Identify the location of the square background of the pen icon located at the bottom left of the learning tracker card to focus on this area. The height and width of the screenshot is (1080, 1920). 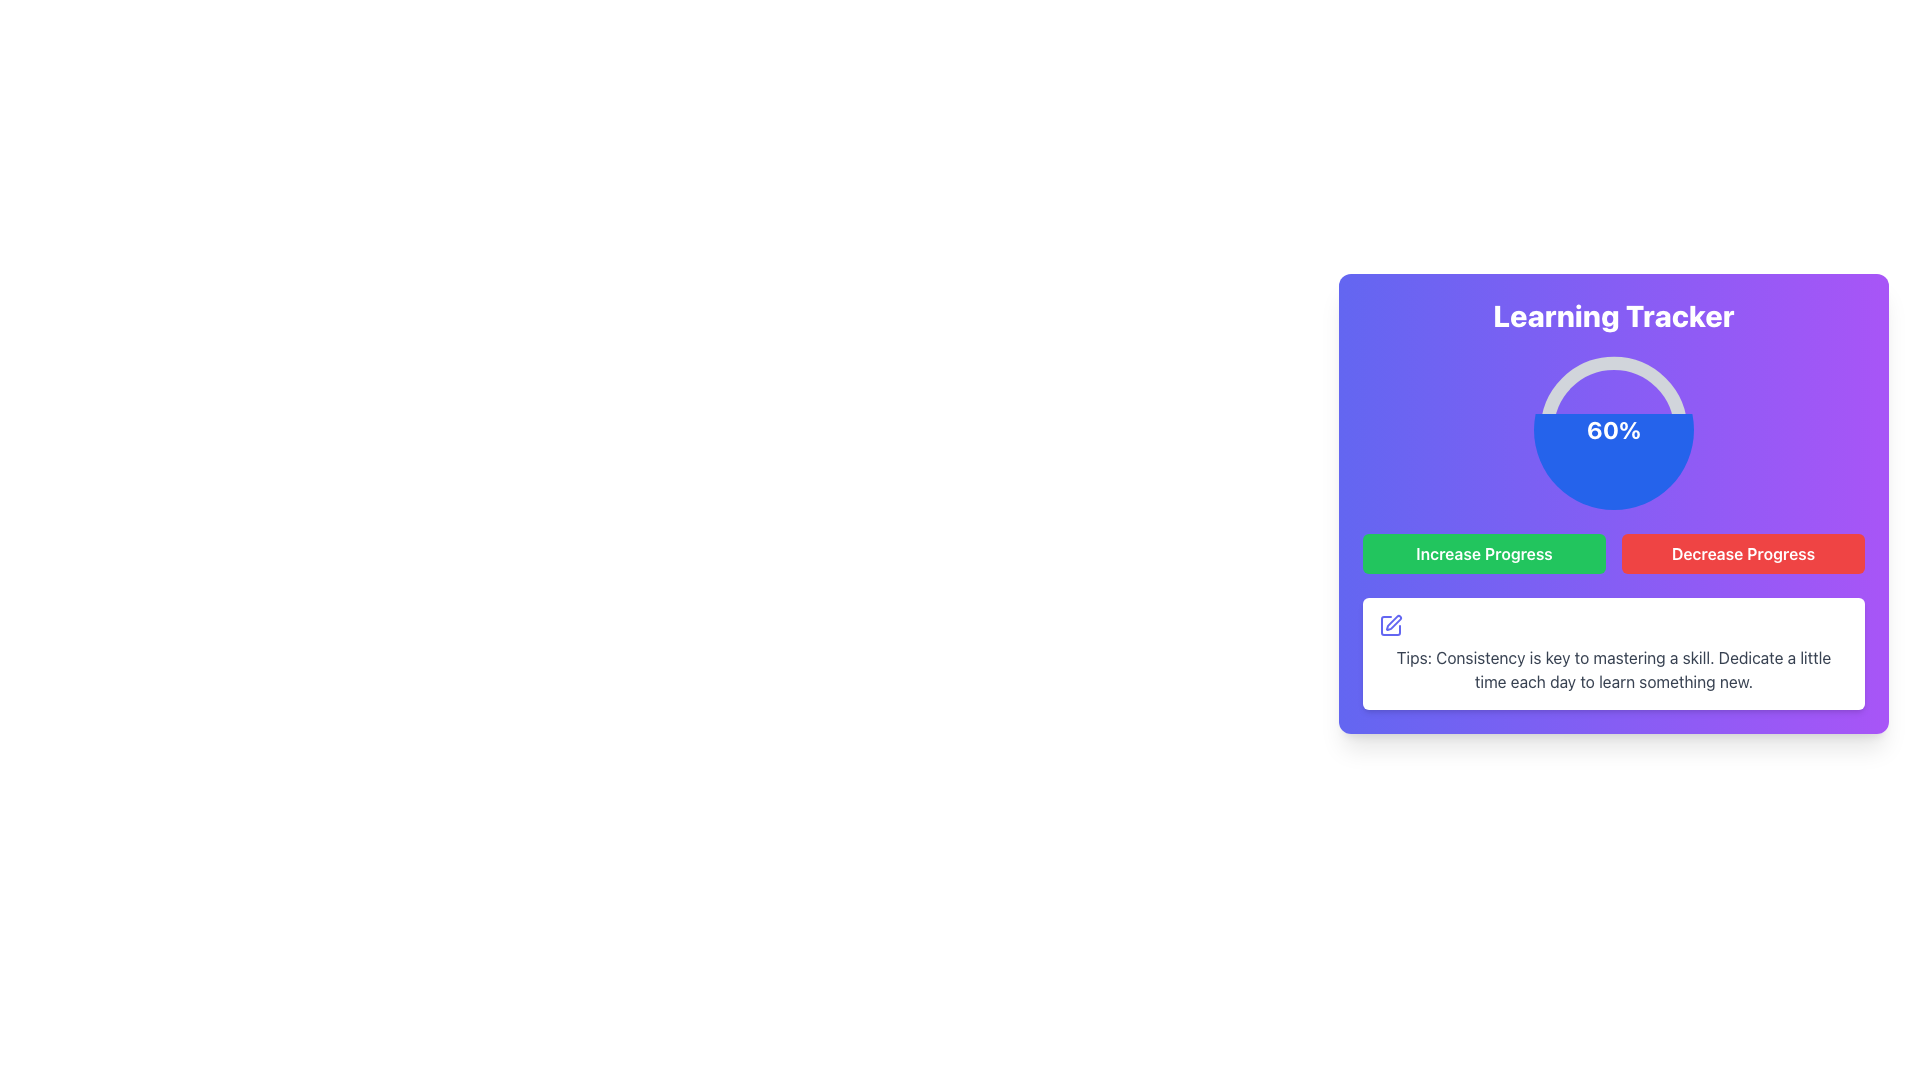
(1390, 624).